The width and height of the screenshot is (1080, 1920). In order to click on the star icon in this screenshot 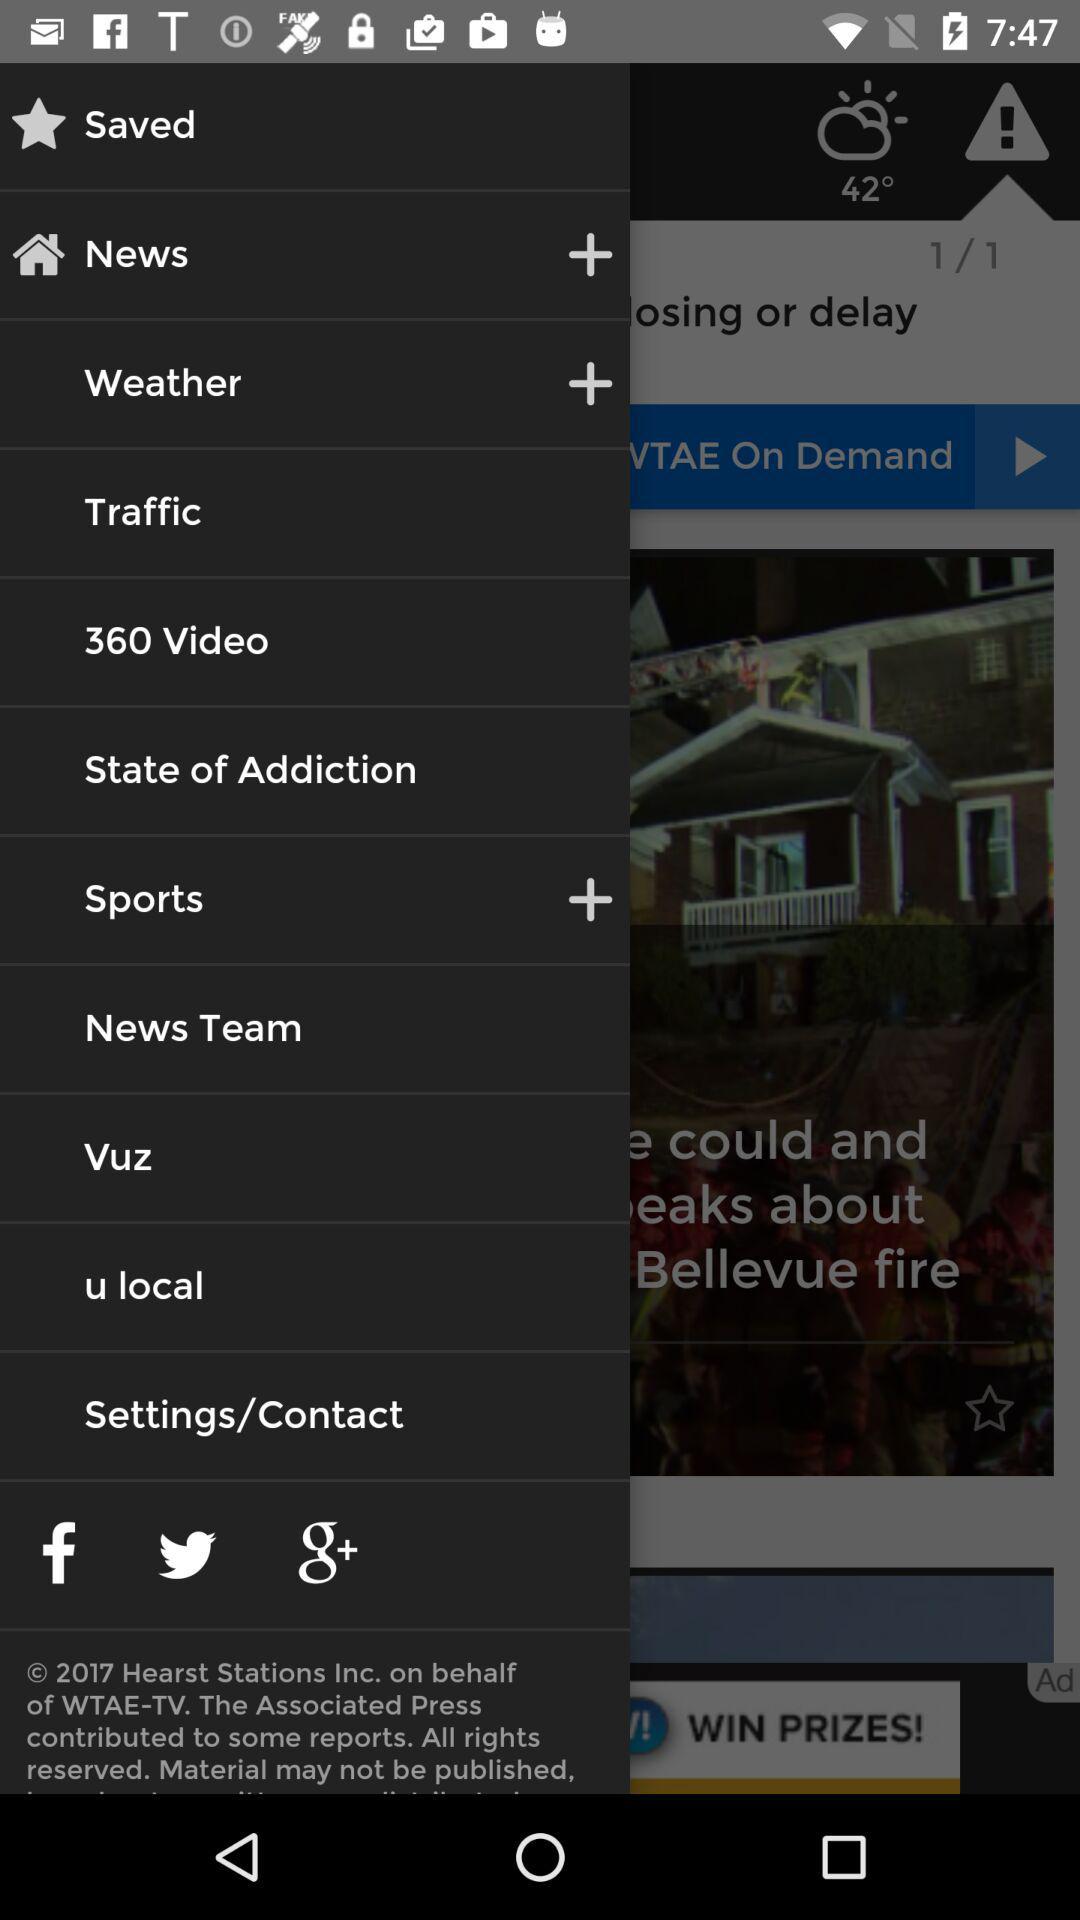, I will do `click(72, 135)`.